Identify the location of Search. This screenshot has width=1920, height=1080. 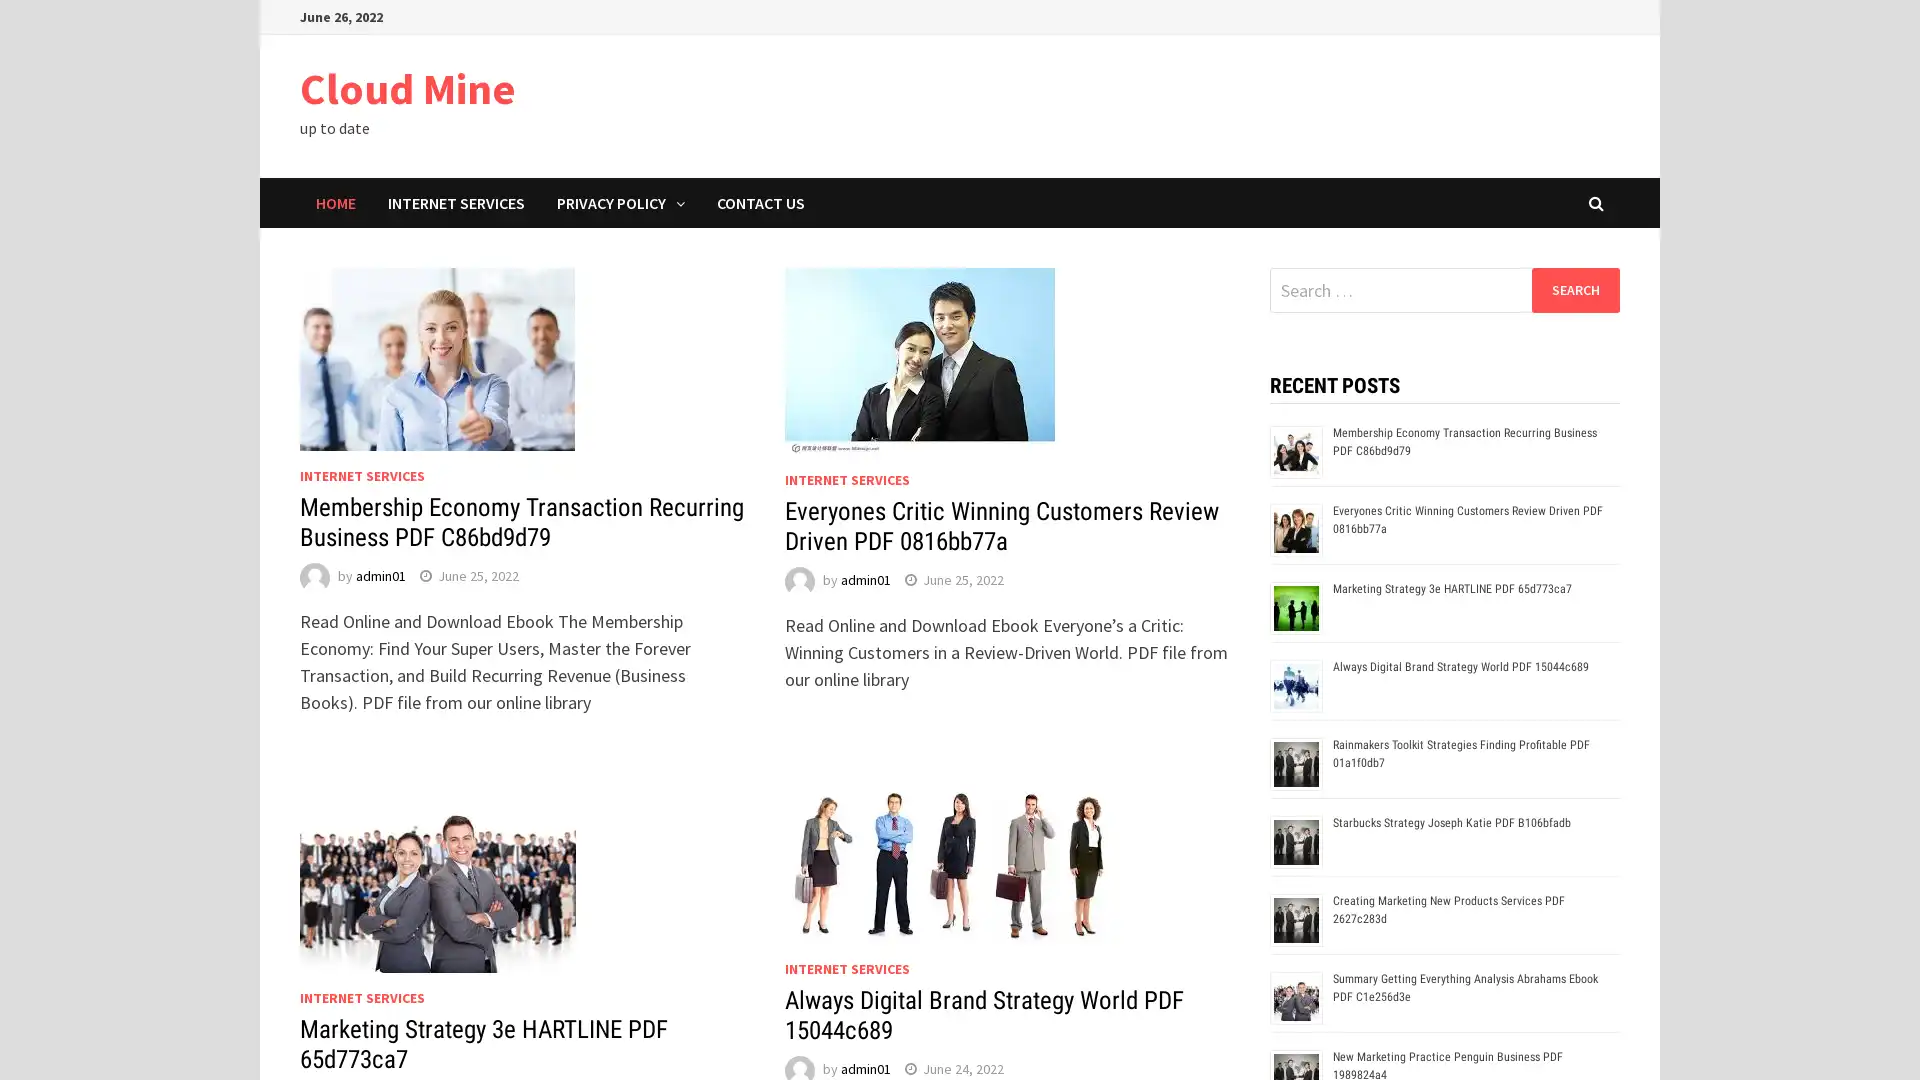
(1574, 289).